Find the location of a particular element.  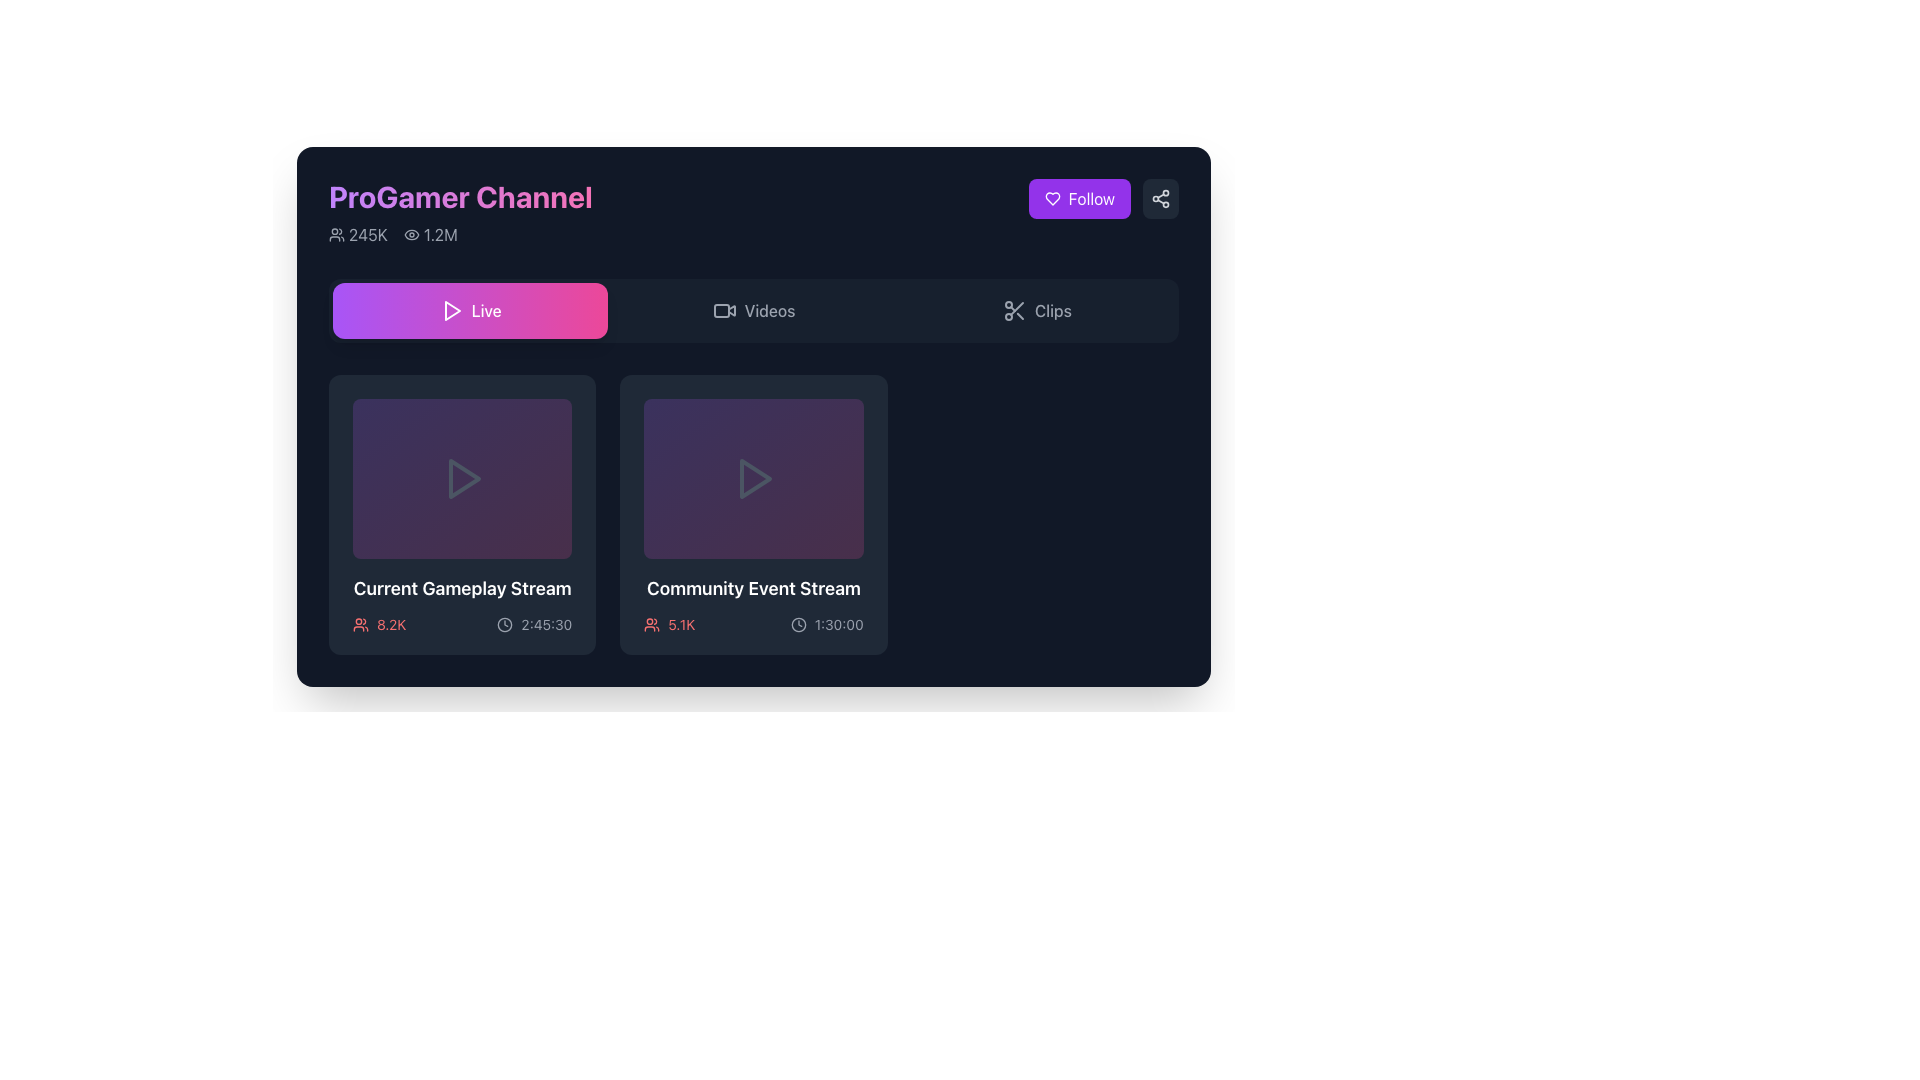

the 'Community Event Stream' text label, which is styled with bold, white font against a dark background and located at the bottom of the right card in a card-like interface is located at coordinates (752, 588).